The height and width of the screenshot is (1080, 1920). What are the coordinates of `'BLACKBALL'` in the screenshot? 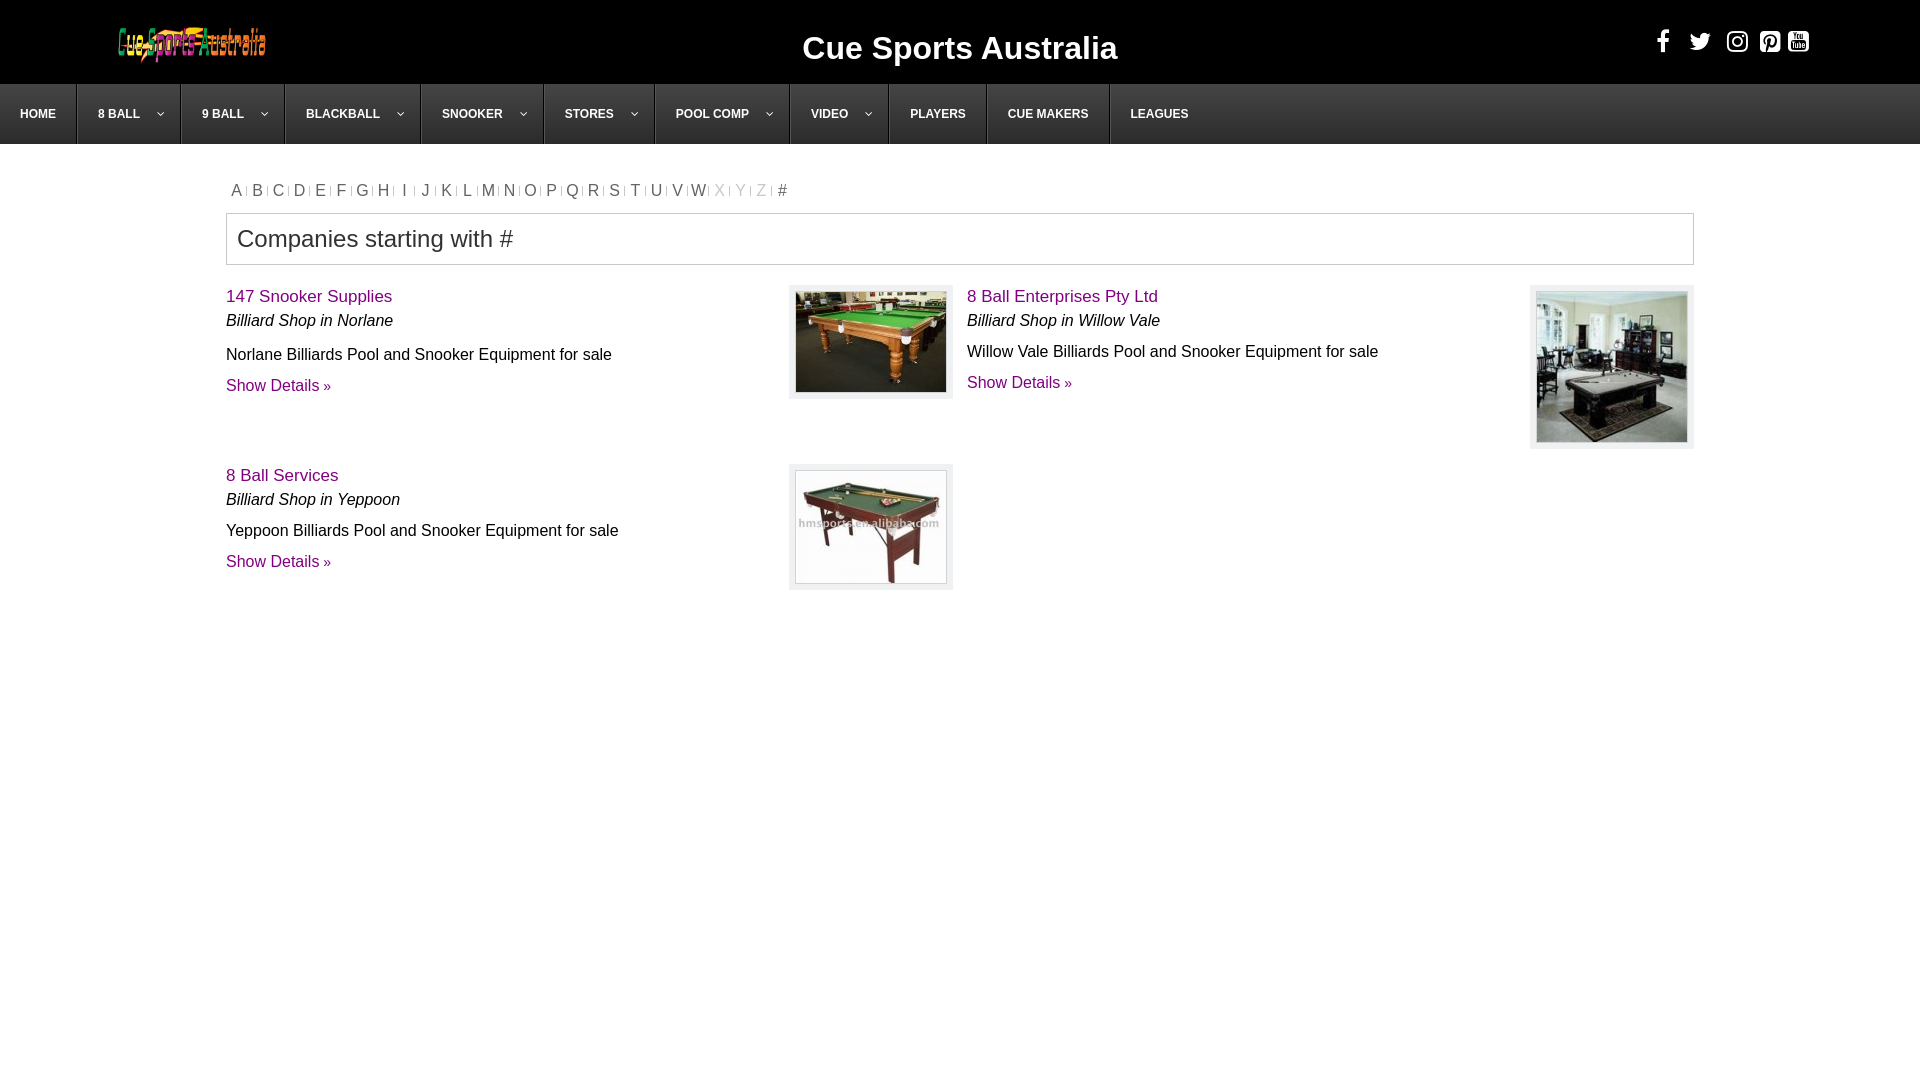 It's located at (353, 114).